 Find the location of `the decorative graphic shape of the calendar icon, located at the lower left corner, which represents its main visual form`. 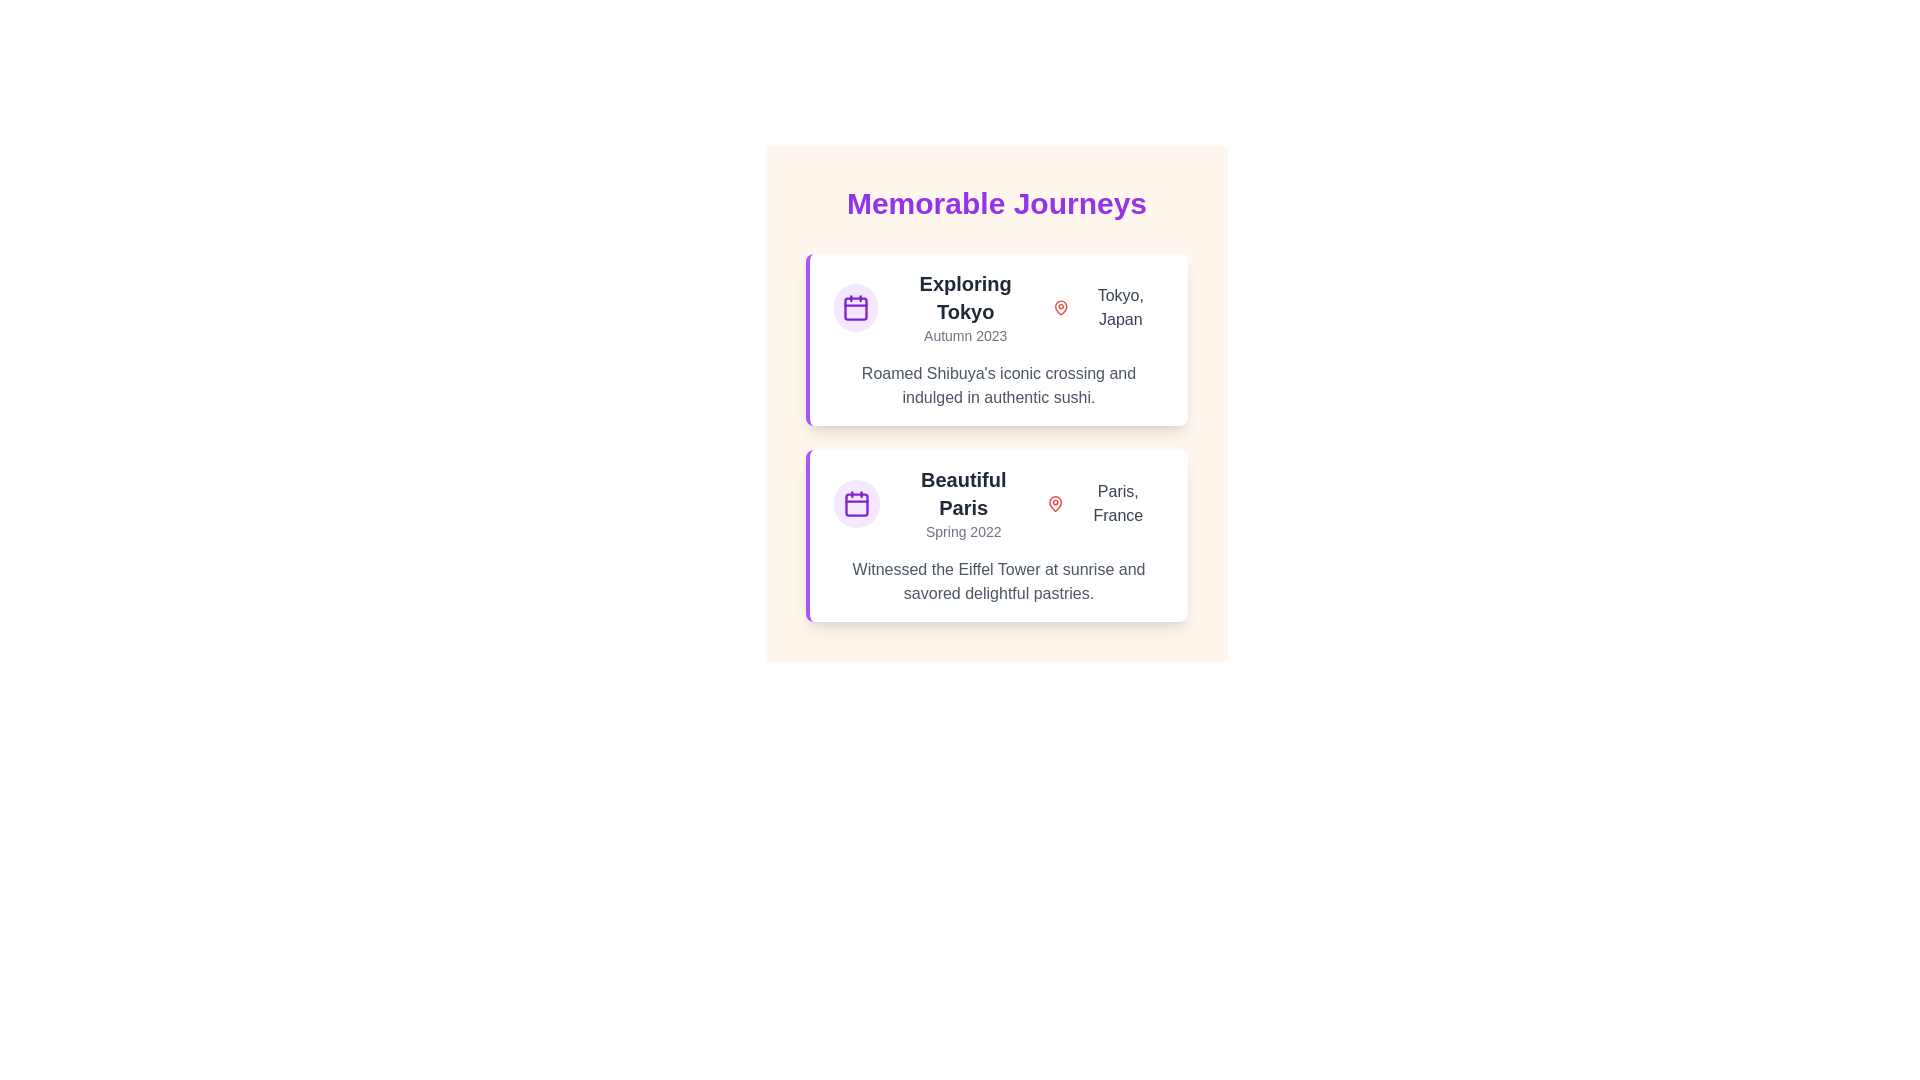

the decorative graphic shape of the calendar icon, located at the lower left corner, which represents its main visual form is located at coordinates (857, 504).